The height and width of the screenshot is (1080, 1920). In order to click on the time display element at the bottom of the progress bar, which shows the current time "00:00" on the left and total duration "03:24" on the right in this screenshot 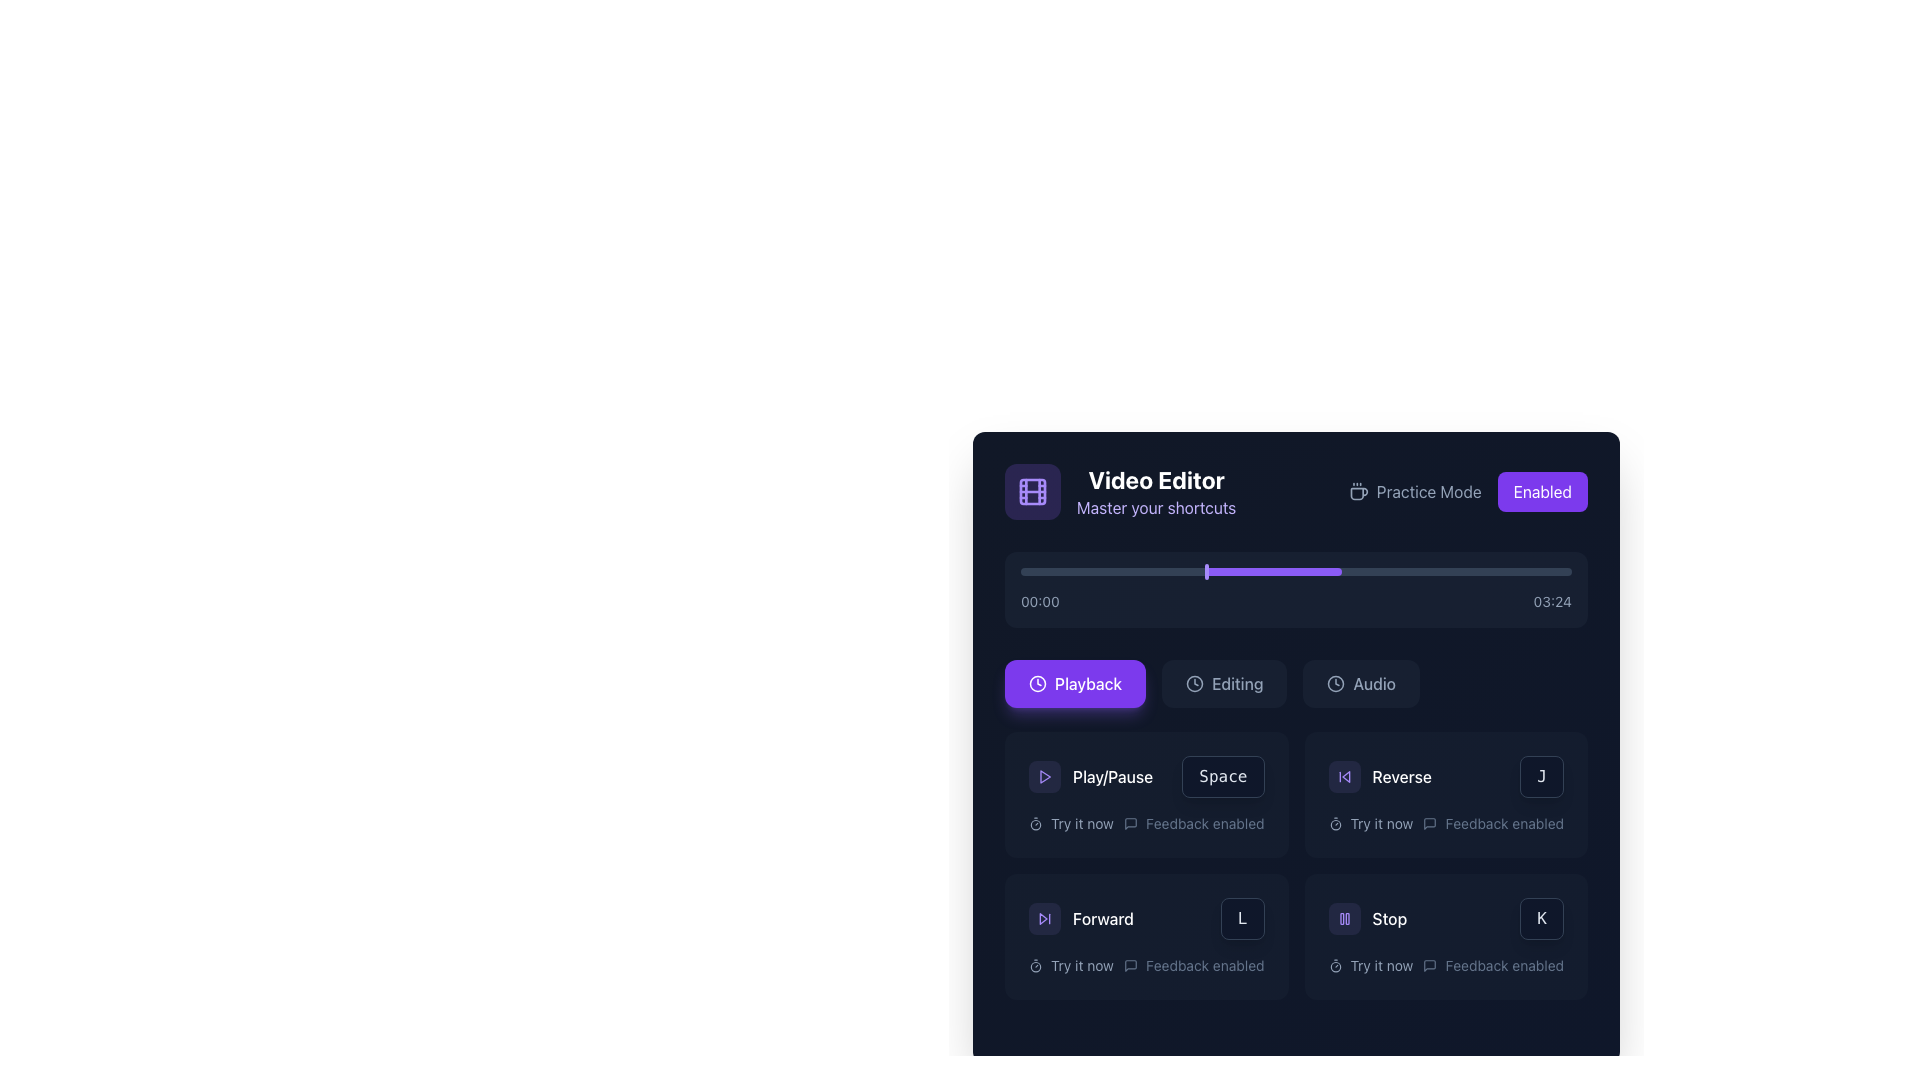, I will do `click(1296, 600)`.